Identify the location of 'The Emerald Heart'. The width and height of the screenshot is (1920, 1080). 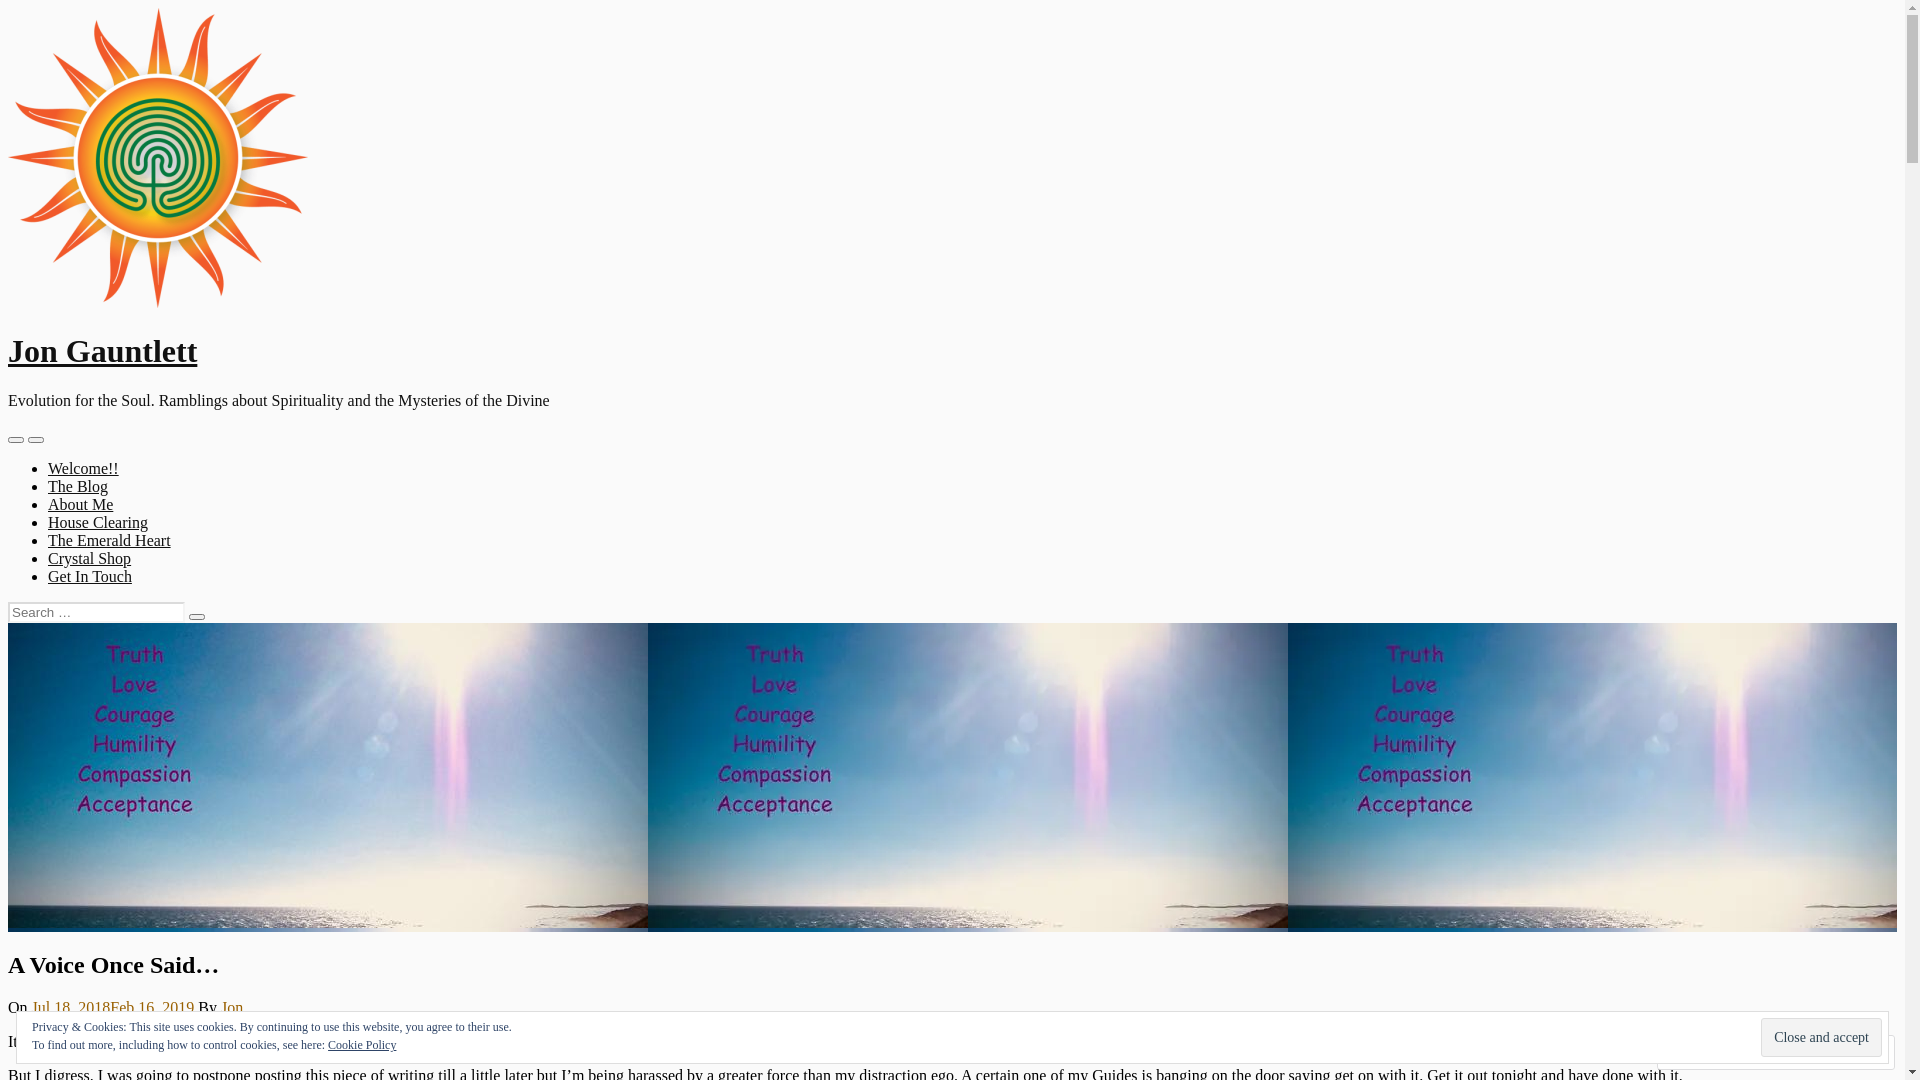
(48, 540).